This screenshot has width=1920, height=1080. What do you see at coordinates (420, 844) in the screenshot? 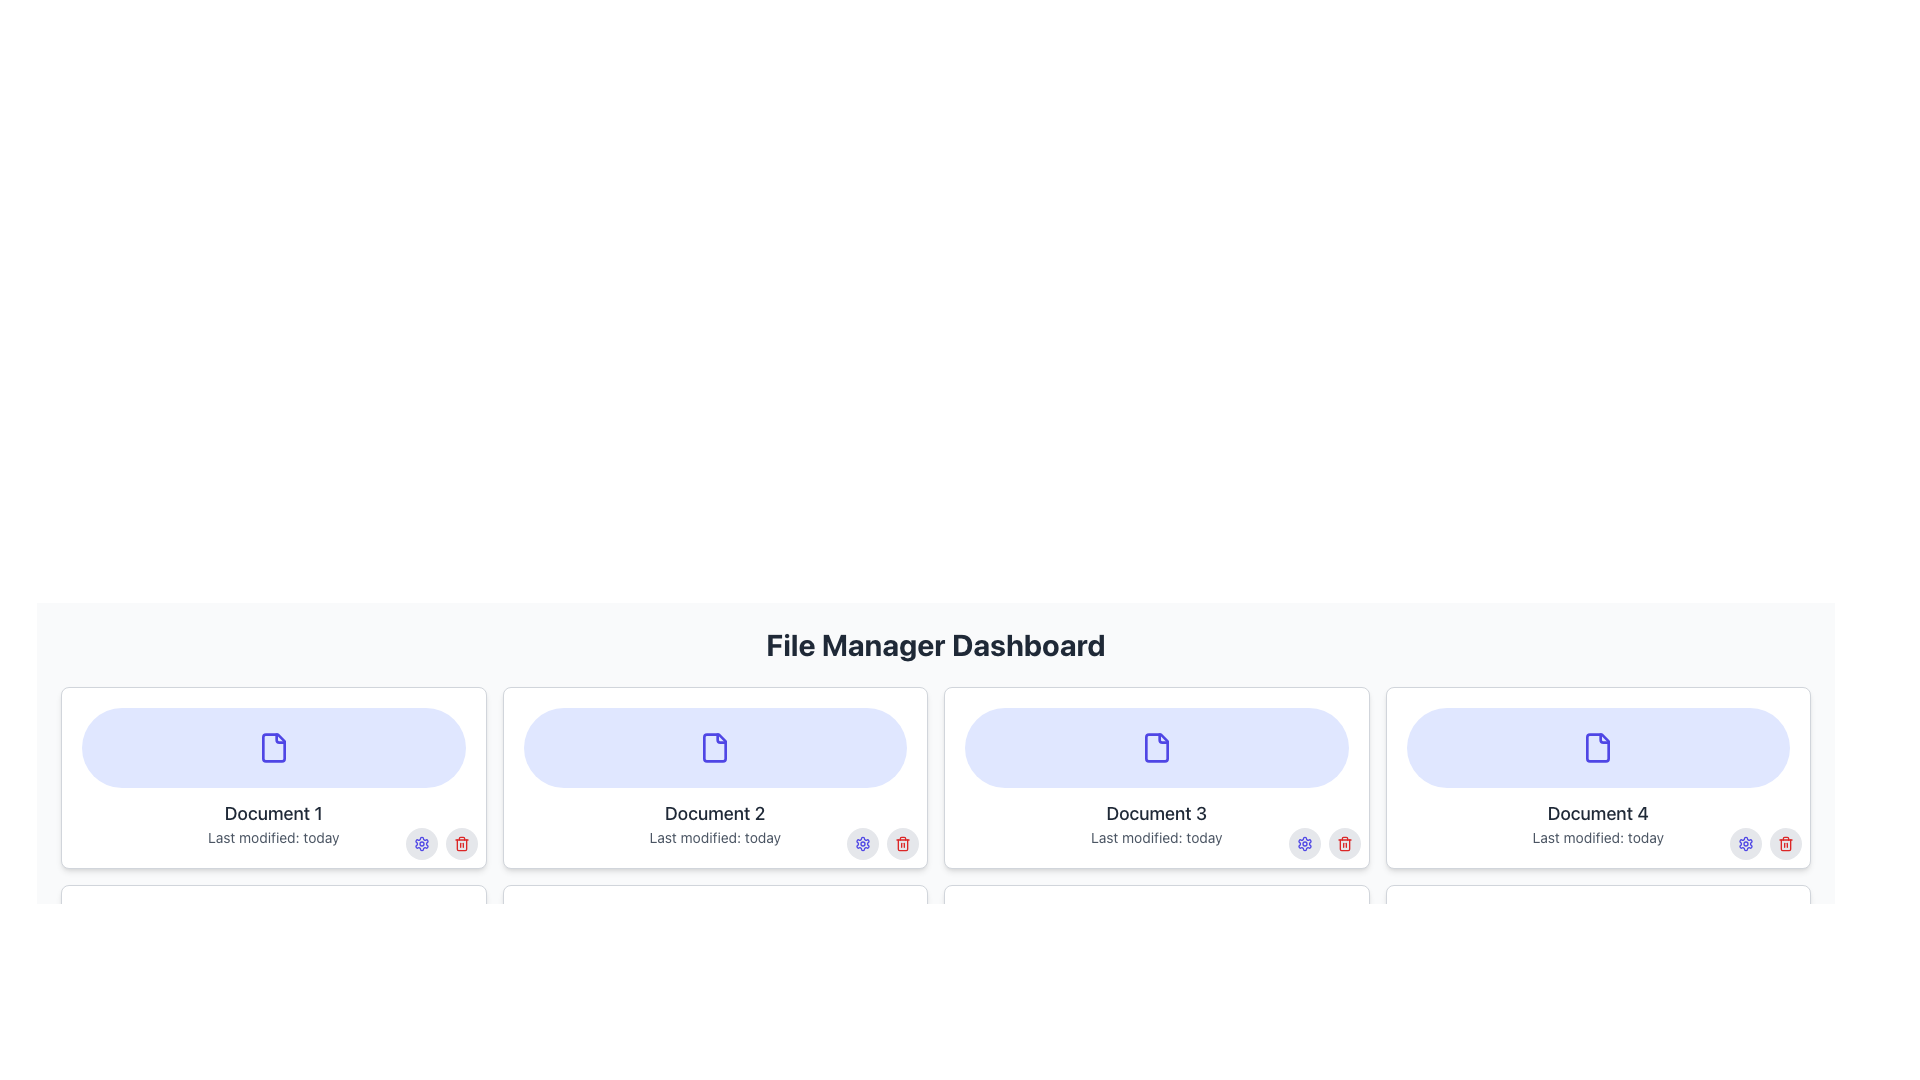
I see `the settings icon located at the bottom right corner of the 'Document 1' card` at bounding box center [420, 844].